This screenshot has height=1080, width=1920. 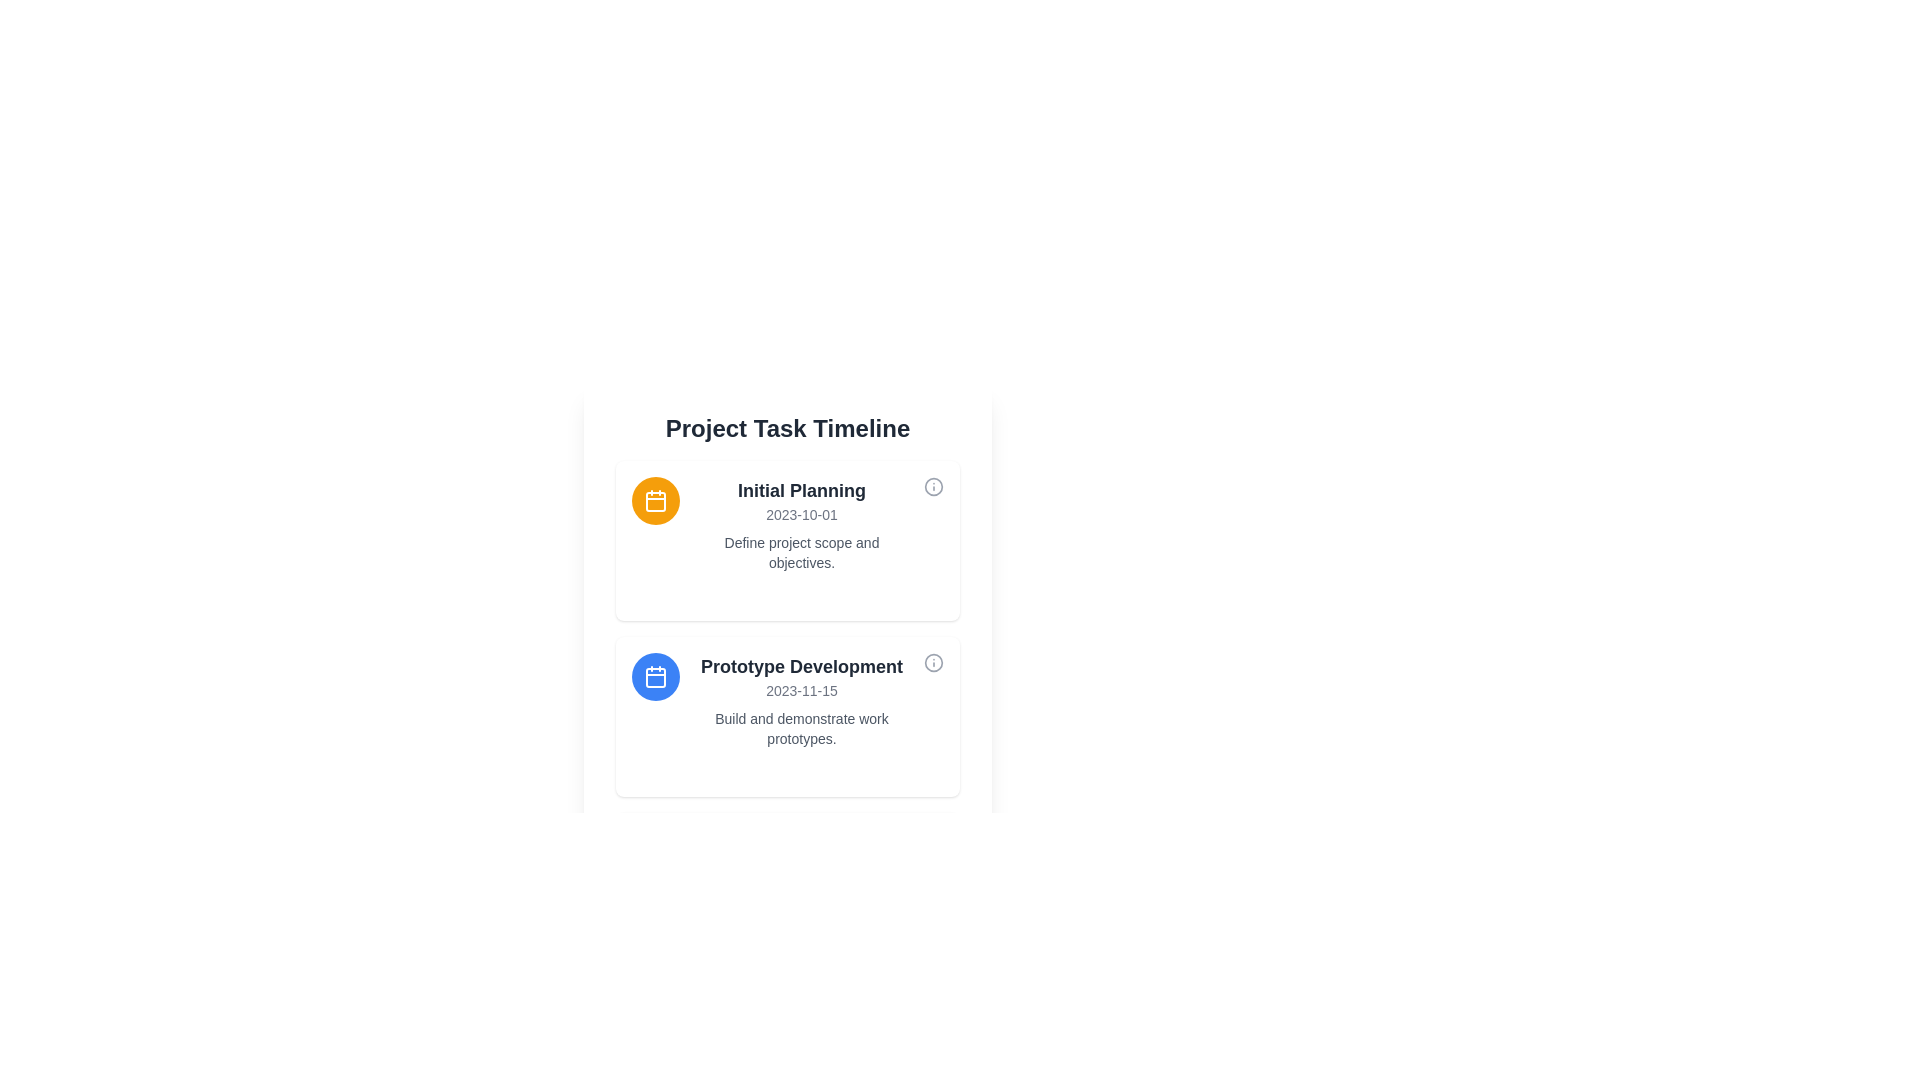 I want to click on the date text '2023-11-15' displayed in gray typeface, which is positioned below the title 'Prototype Development', so click(x=801, y=689).